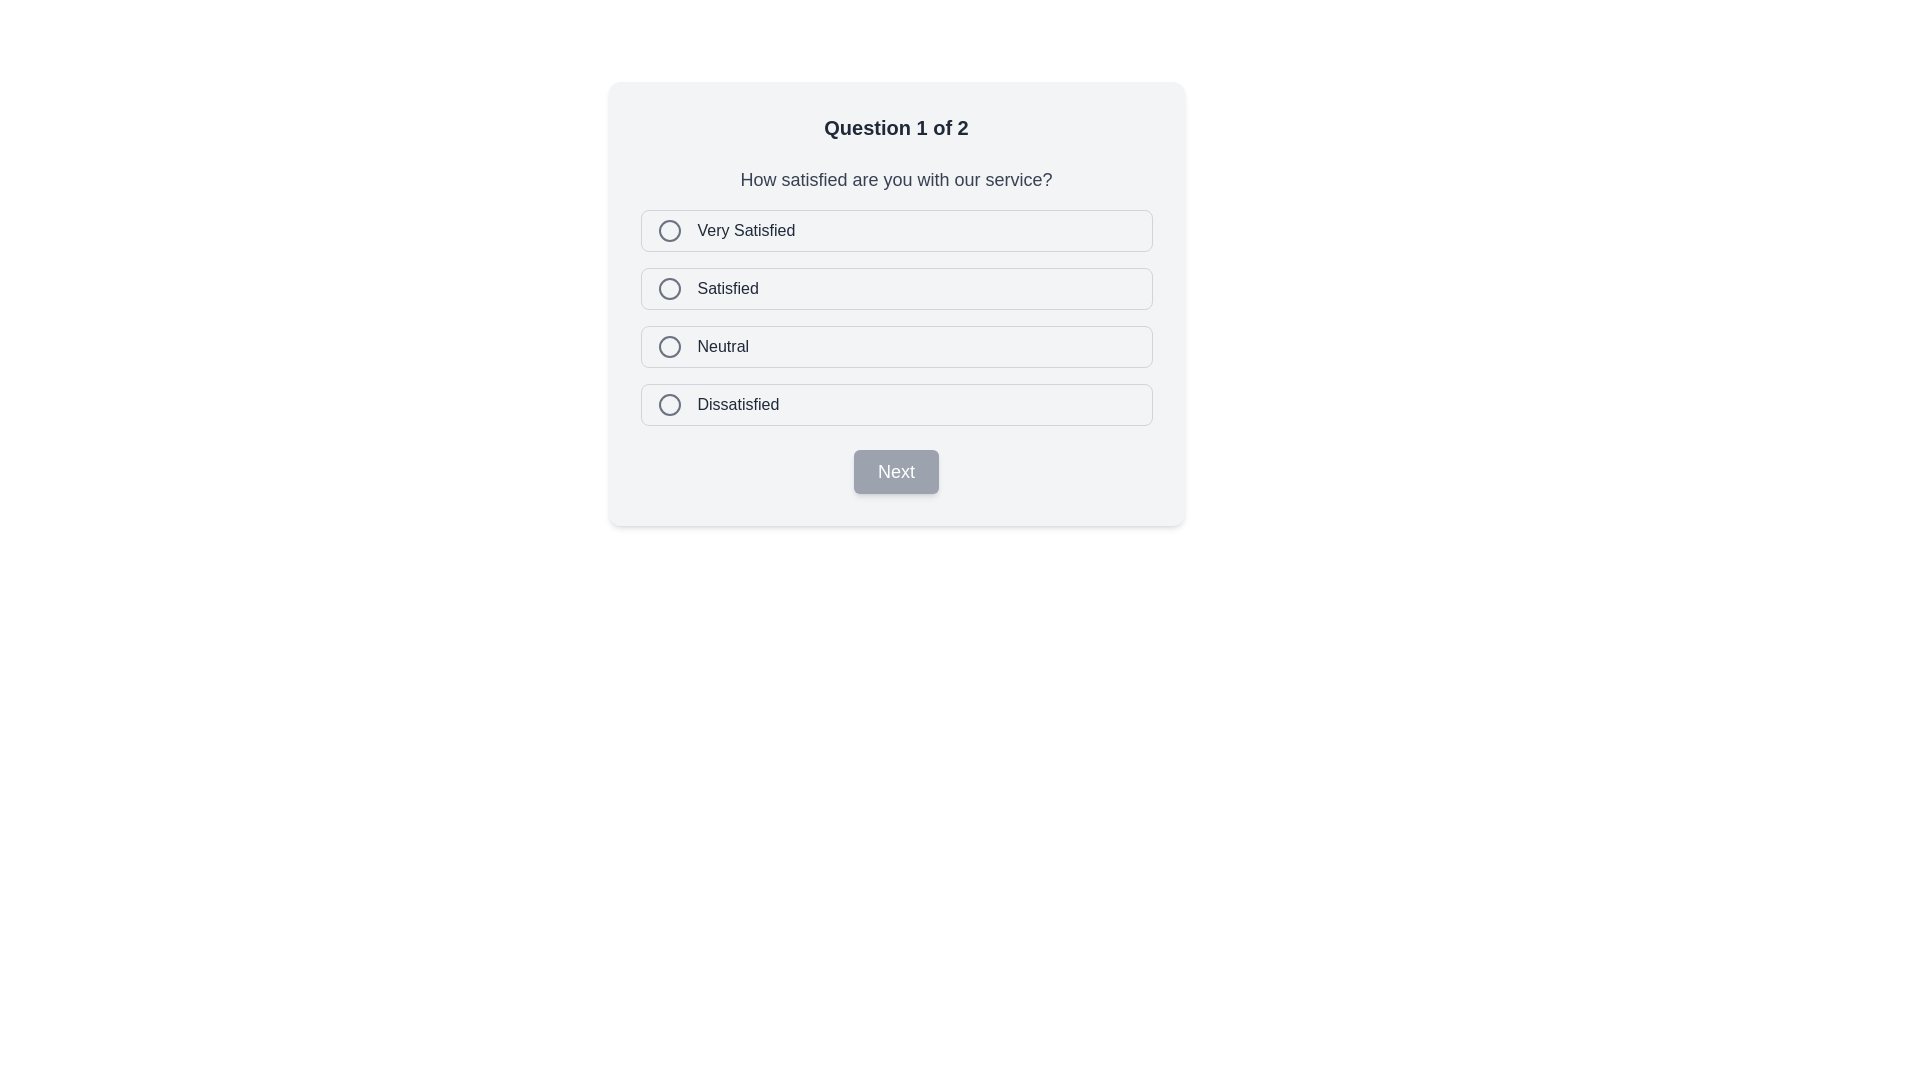 This screenshot has height=1080, width=1920. Describe the element at coordinates (727, 289) in the screenshot. I see `the text label that serves as a descriptor for the second radio button in the vertical list of survey options` at that location.